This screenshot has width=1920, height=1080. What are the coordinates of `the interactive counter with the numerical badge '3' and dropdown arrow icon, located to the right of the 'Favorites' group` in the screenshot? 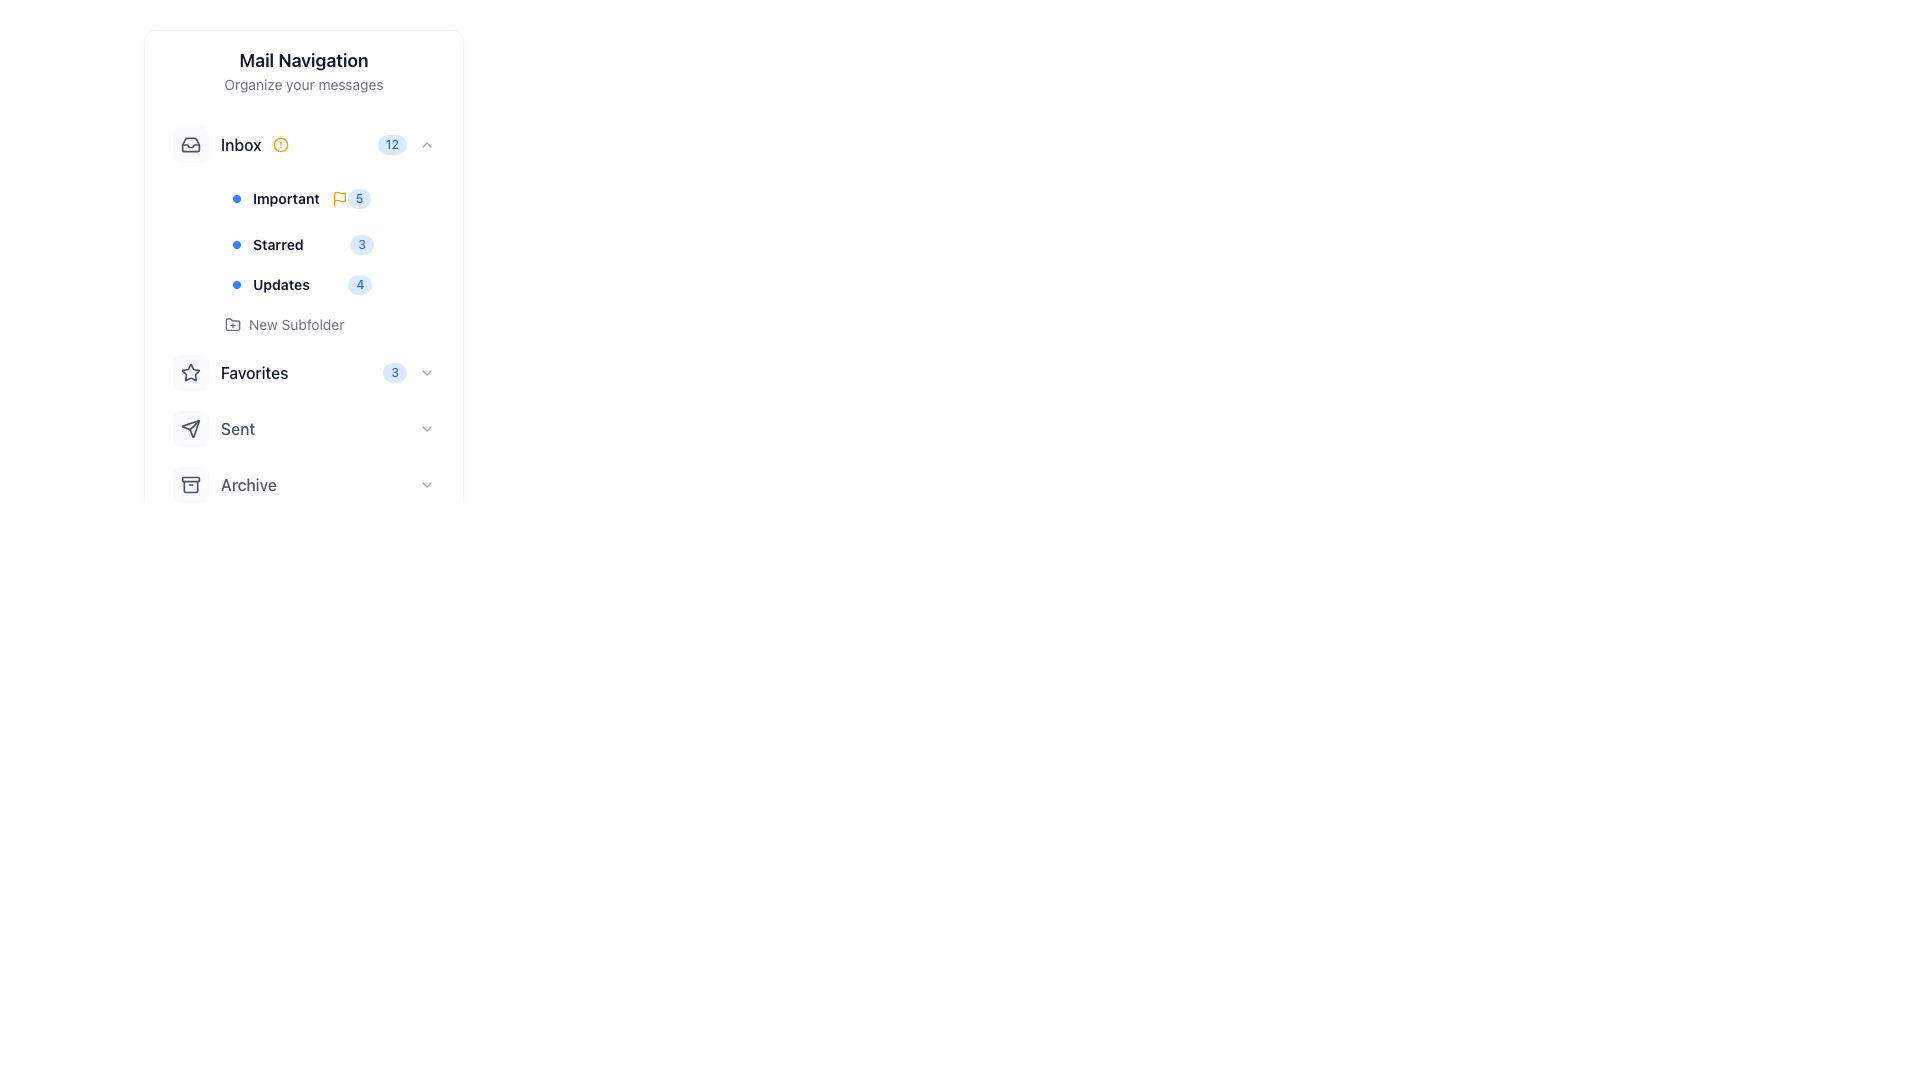 It's located at (408, 373).